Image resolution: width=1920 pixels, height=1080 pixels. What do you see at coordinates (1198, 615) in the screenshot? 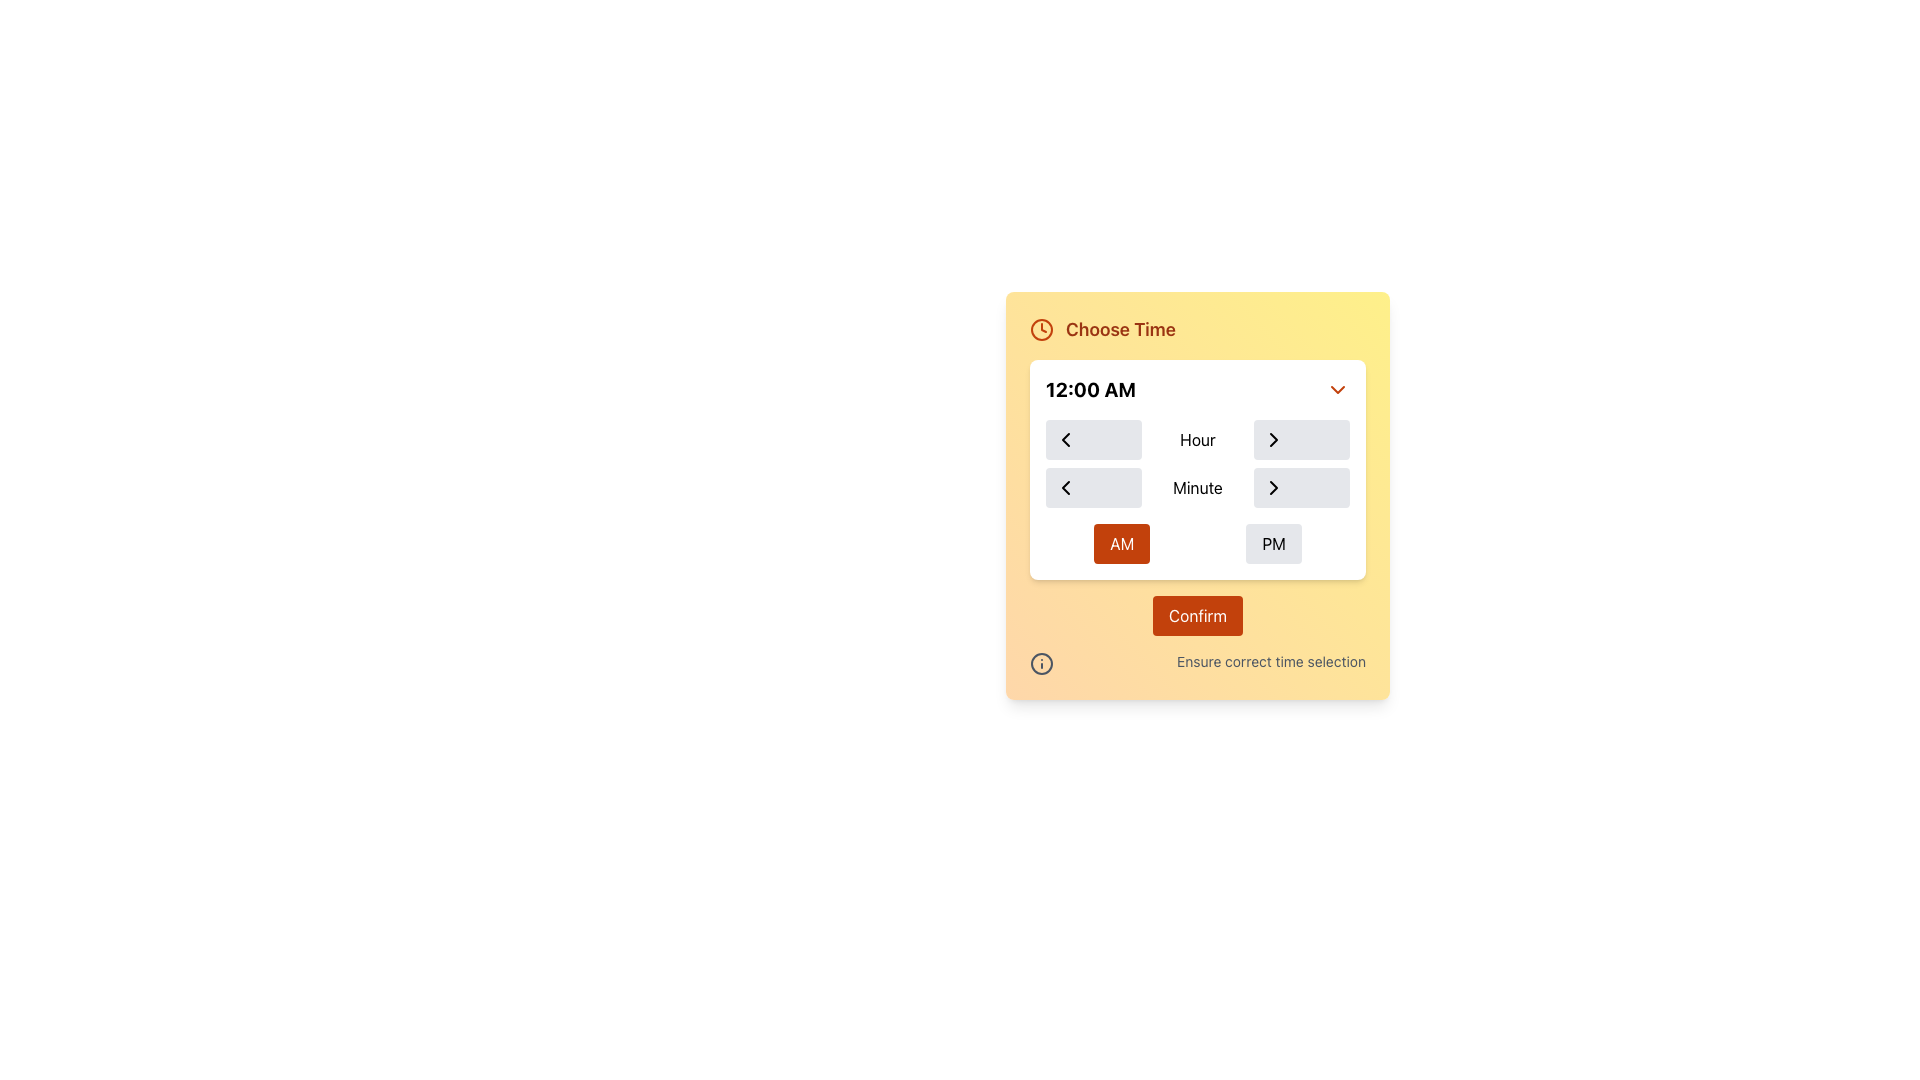
I see `the 'Confirm' button, which is a rectangular button with rounded corners, an orange background, and white text, located at the bottom of the time-setting modal` at bounding box center [1198, 615].